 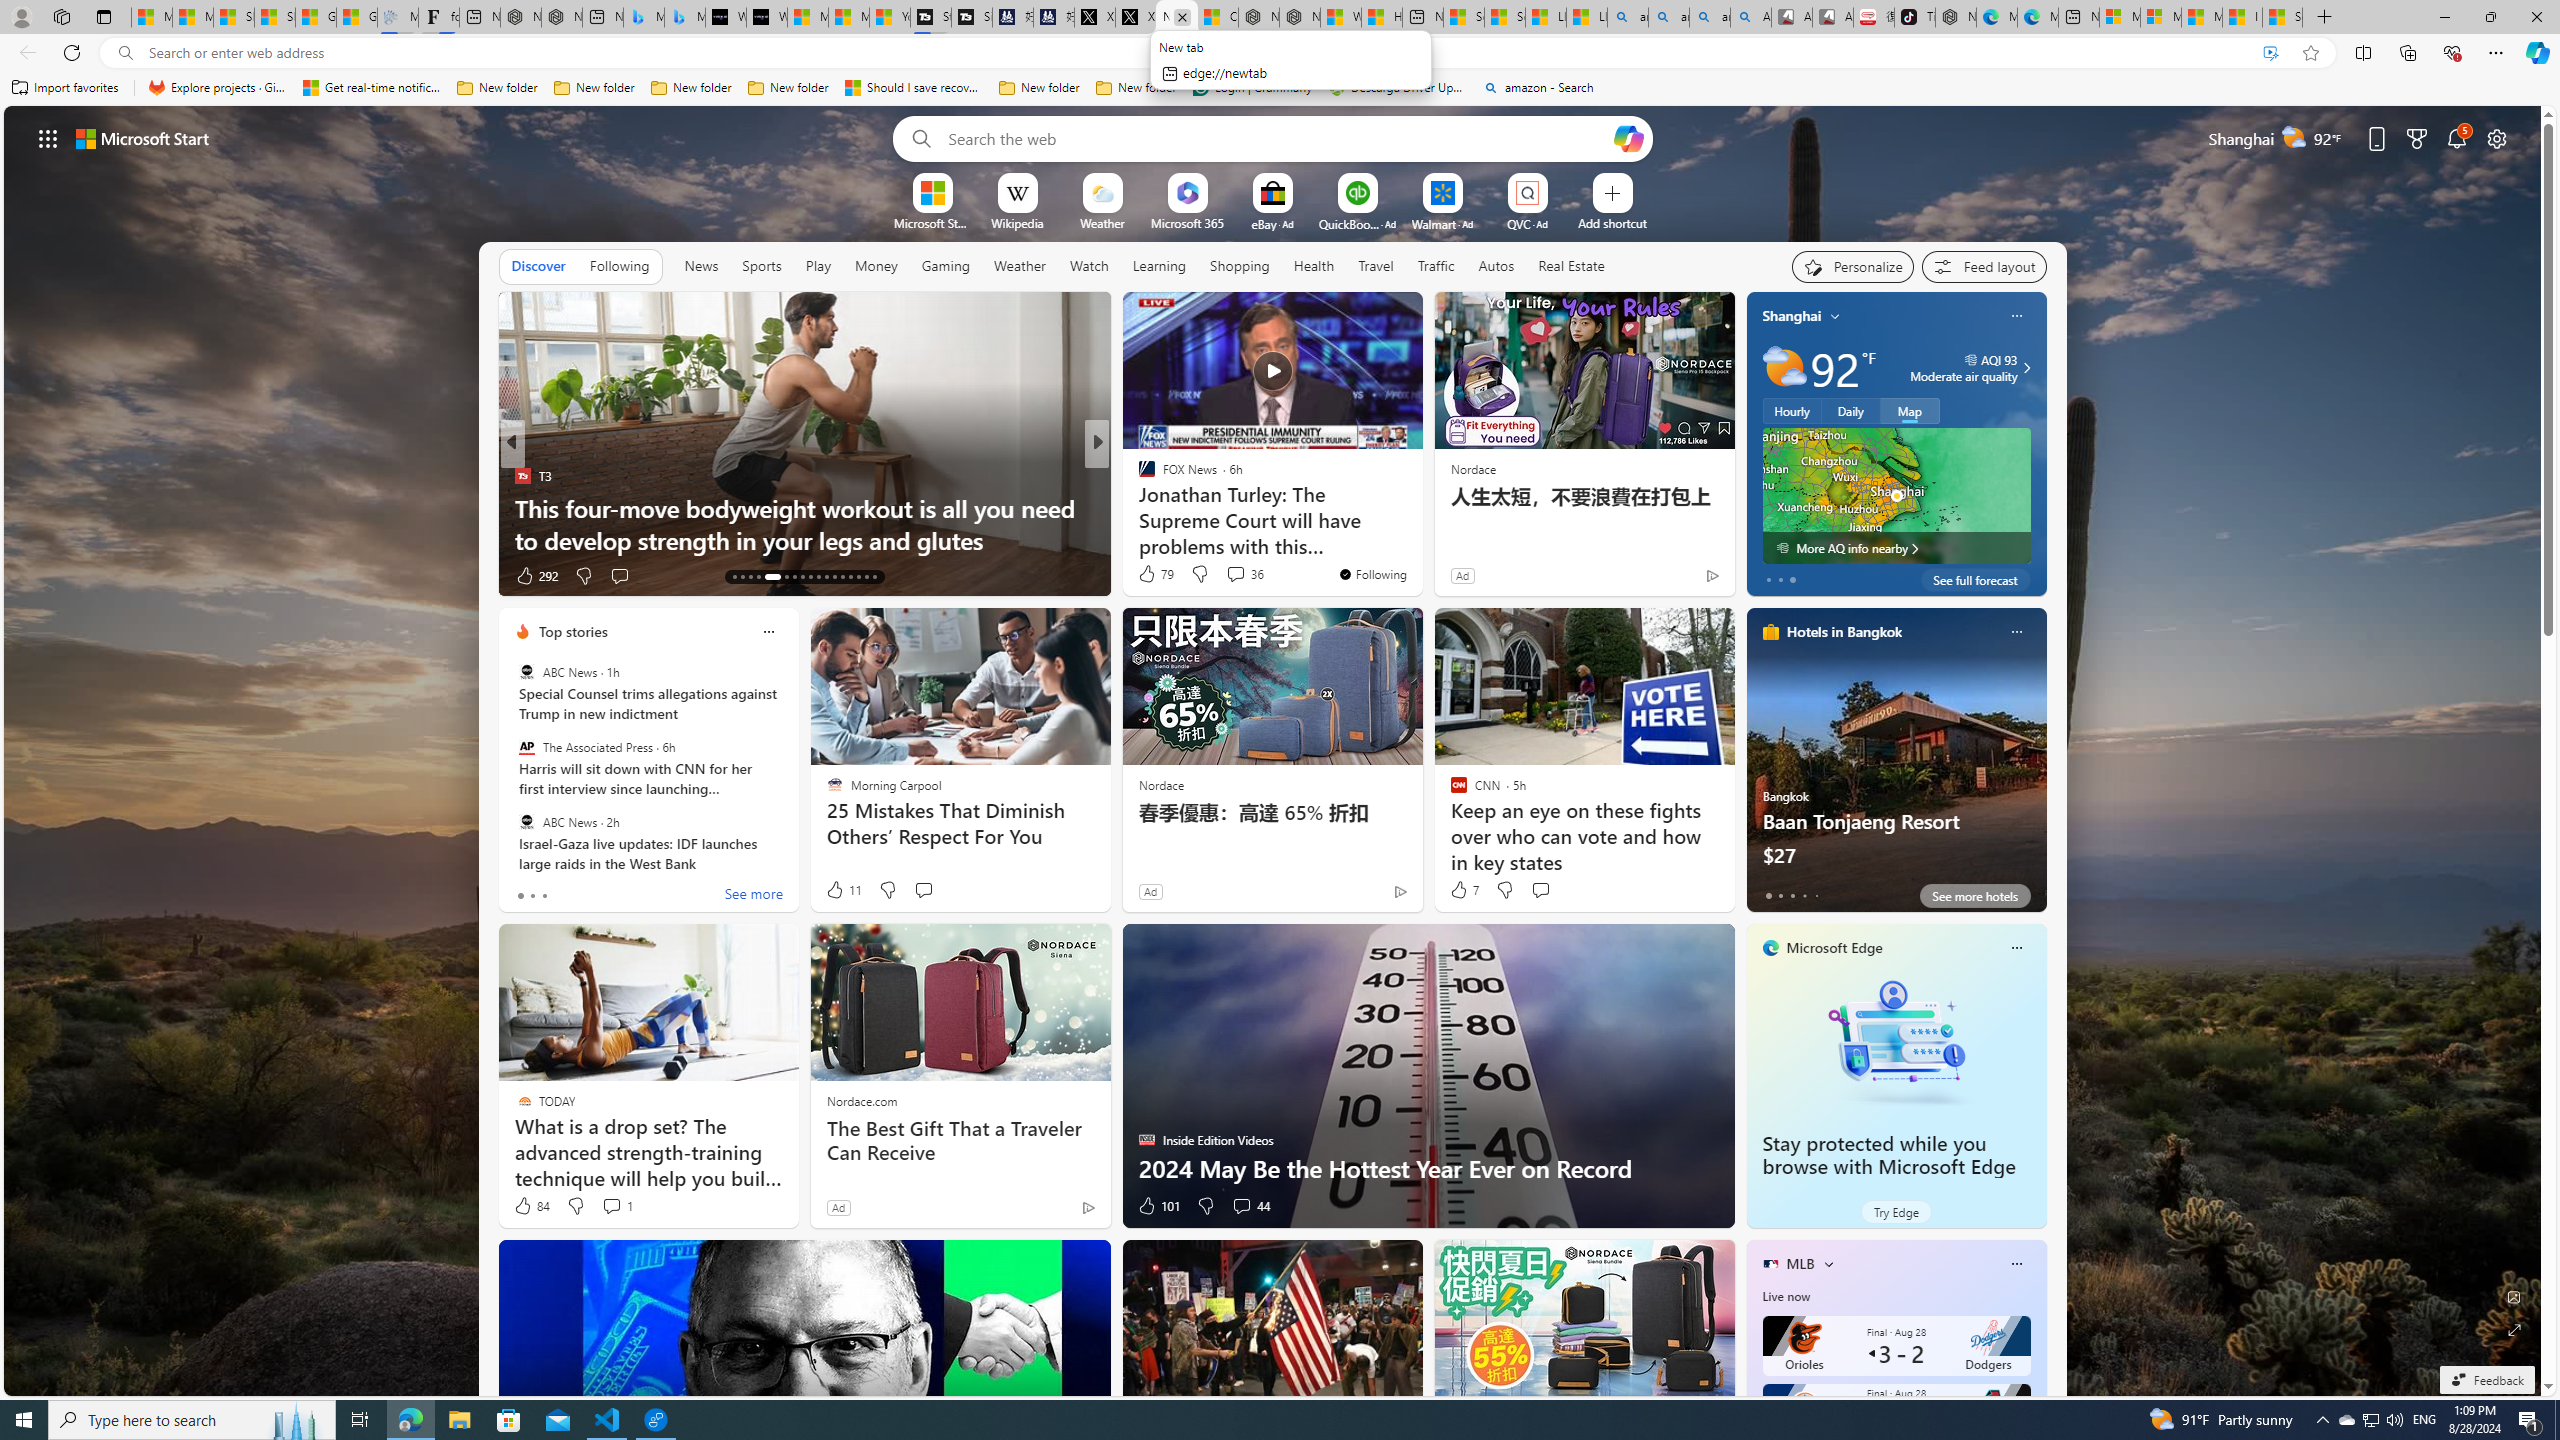 I want to click on 'Add a site', so click(x=1610, y=222).